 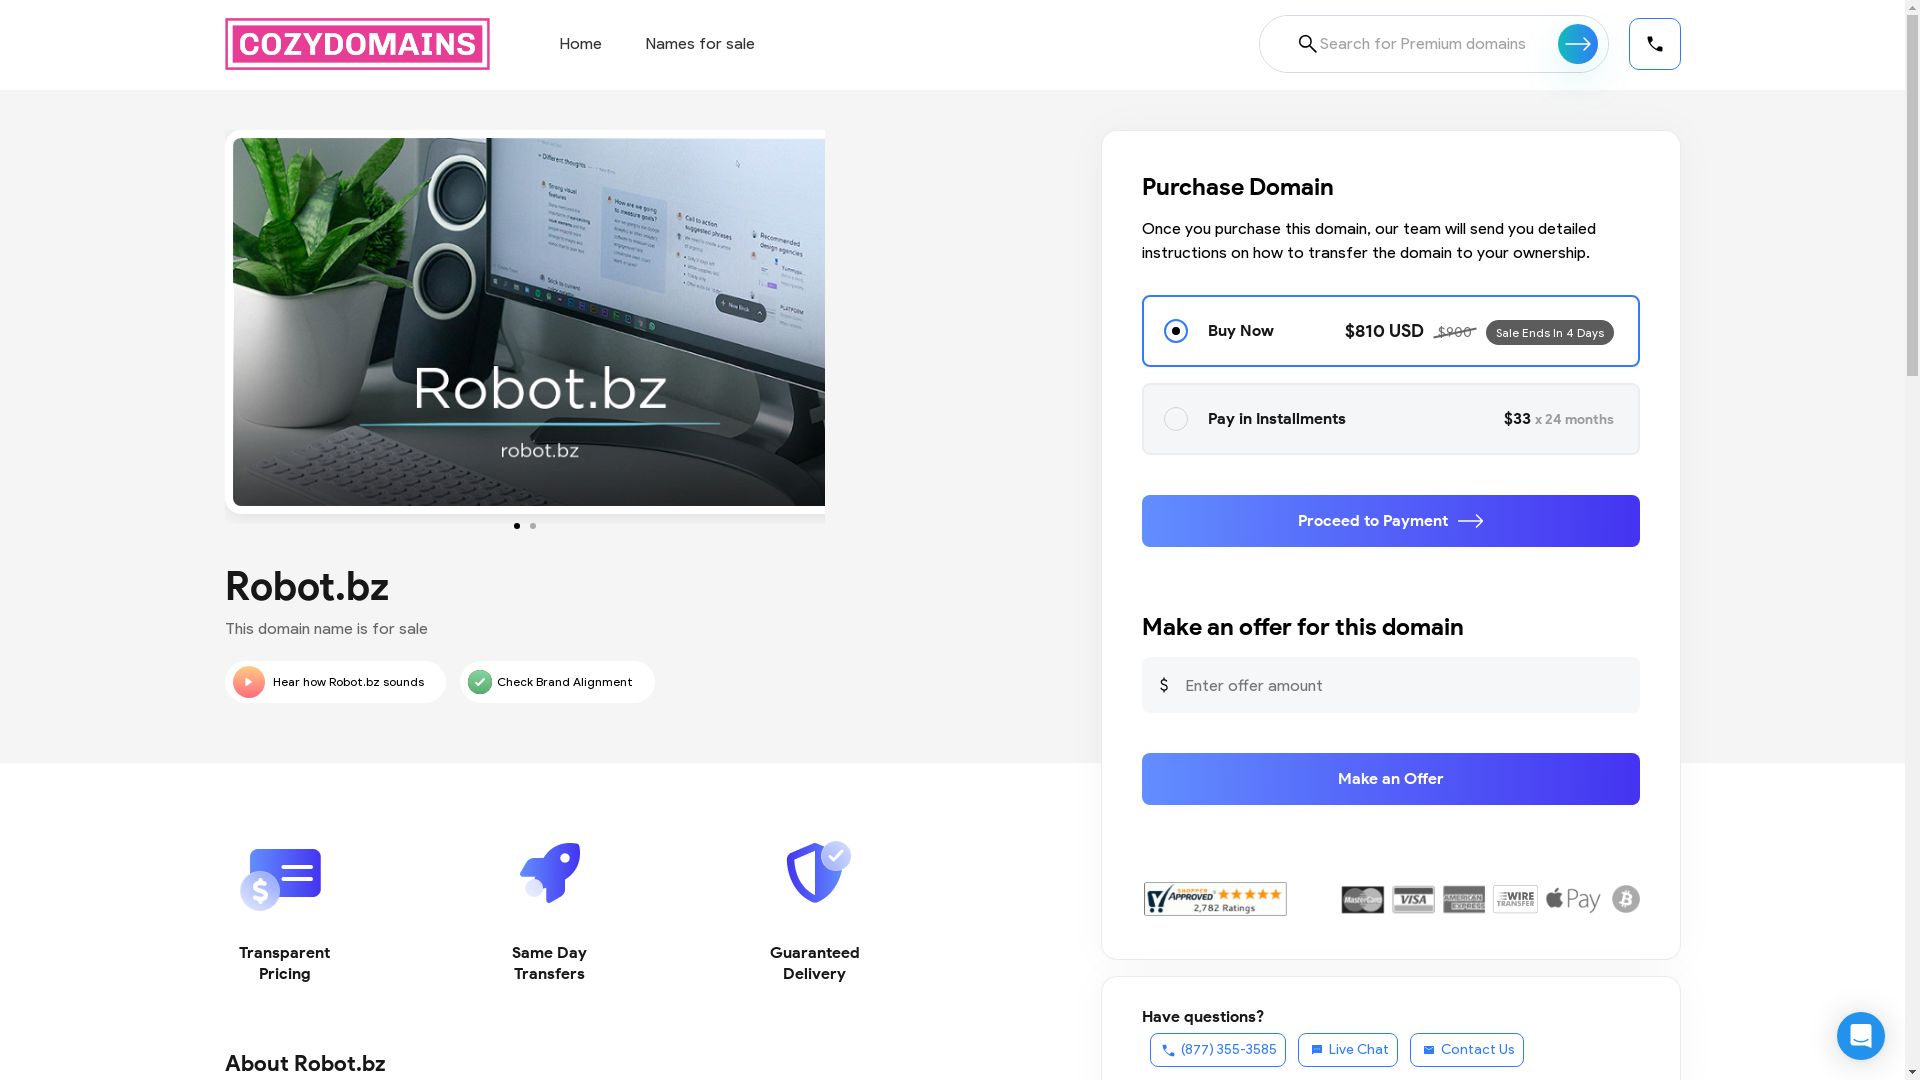 I want to click on 'Live Chat', so click(x=1297, y=1048).